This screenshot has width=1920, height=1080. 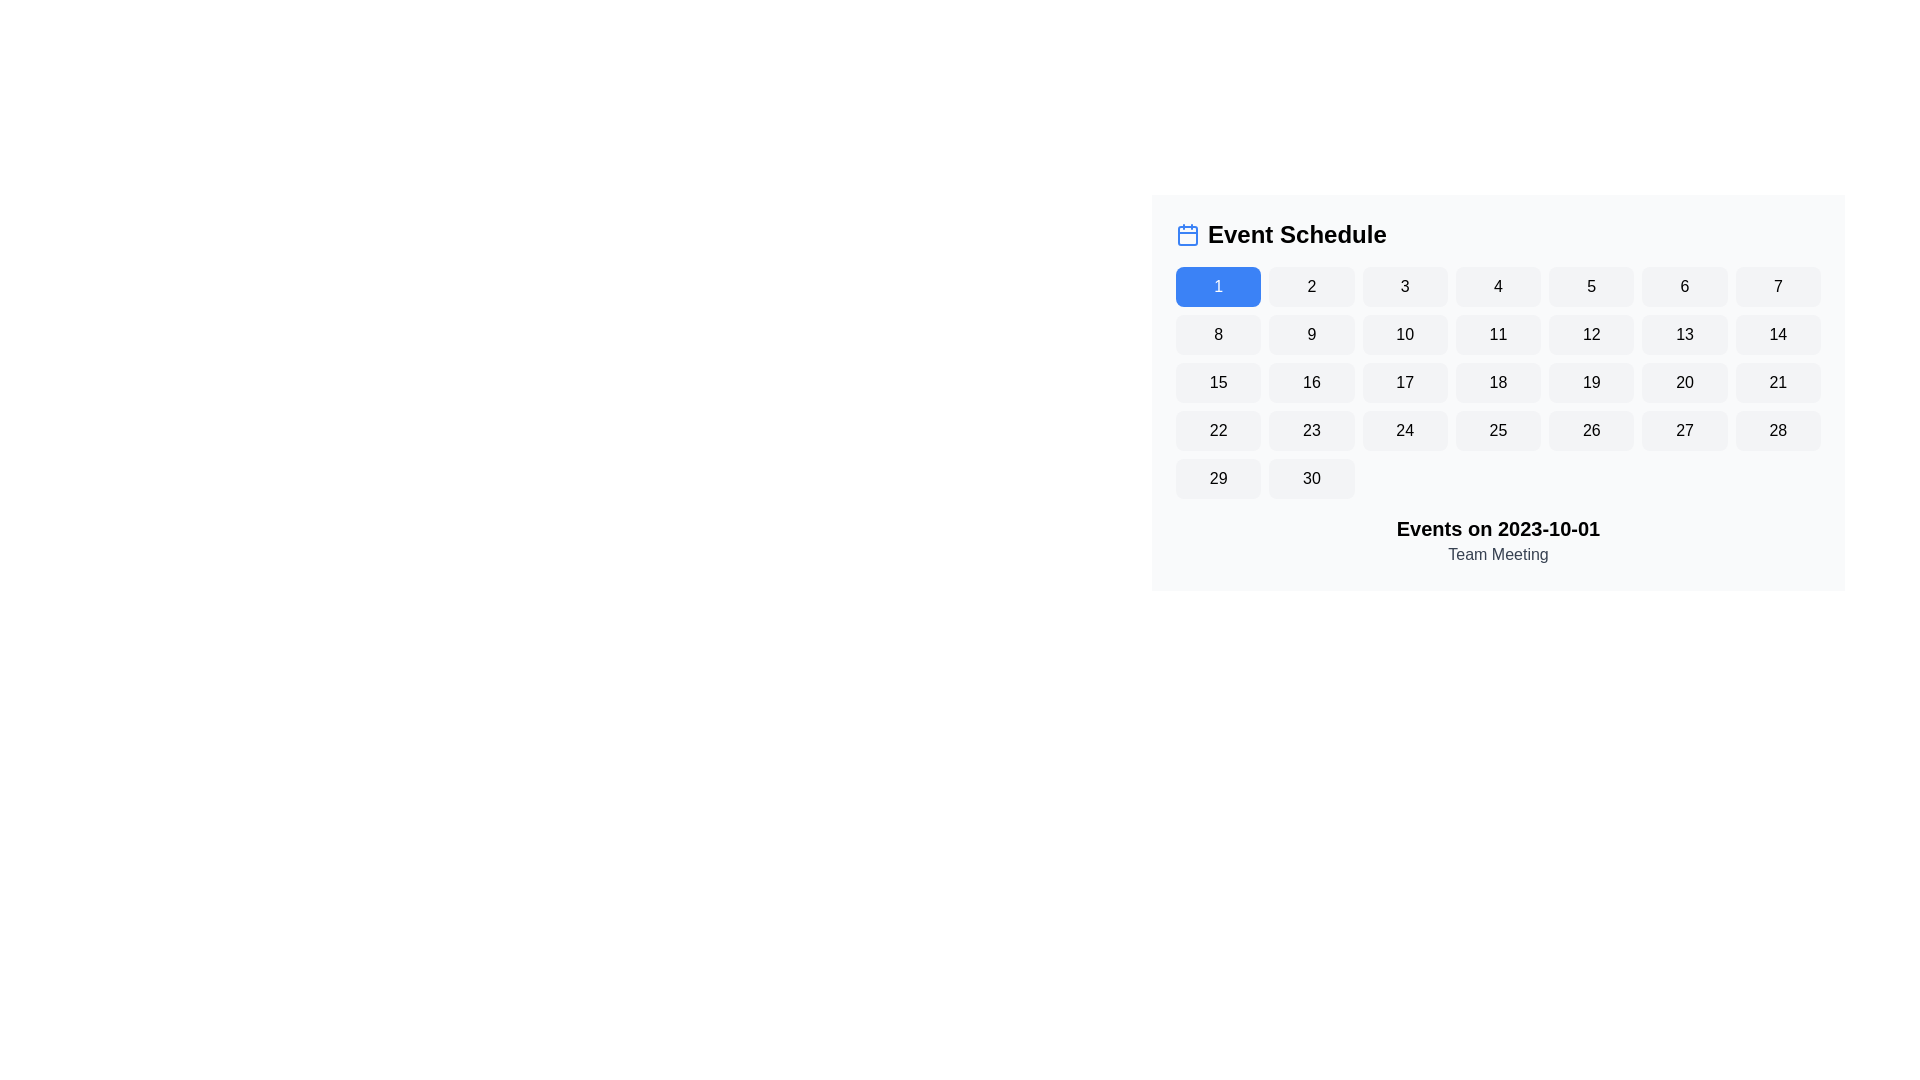 What do you see at coordinates (1311, 382) in the screenshot?
I see `the button displaying the number '16' in a calendar grid layout` at bounding box center [1311, 382].